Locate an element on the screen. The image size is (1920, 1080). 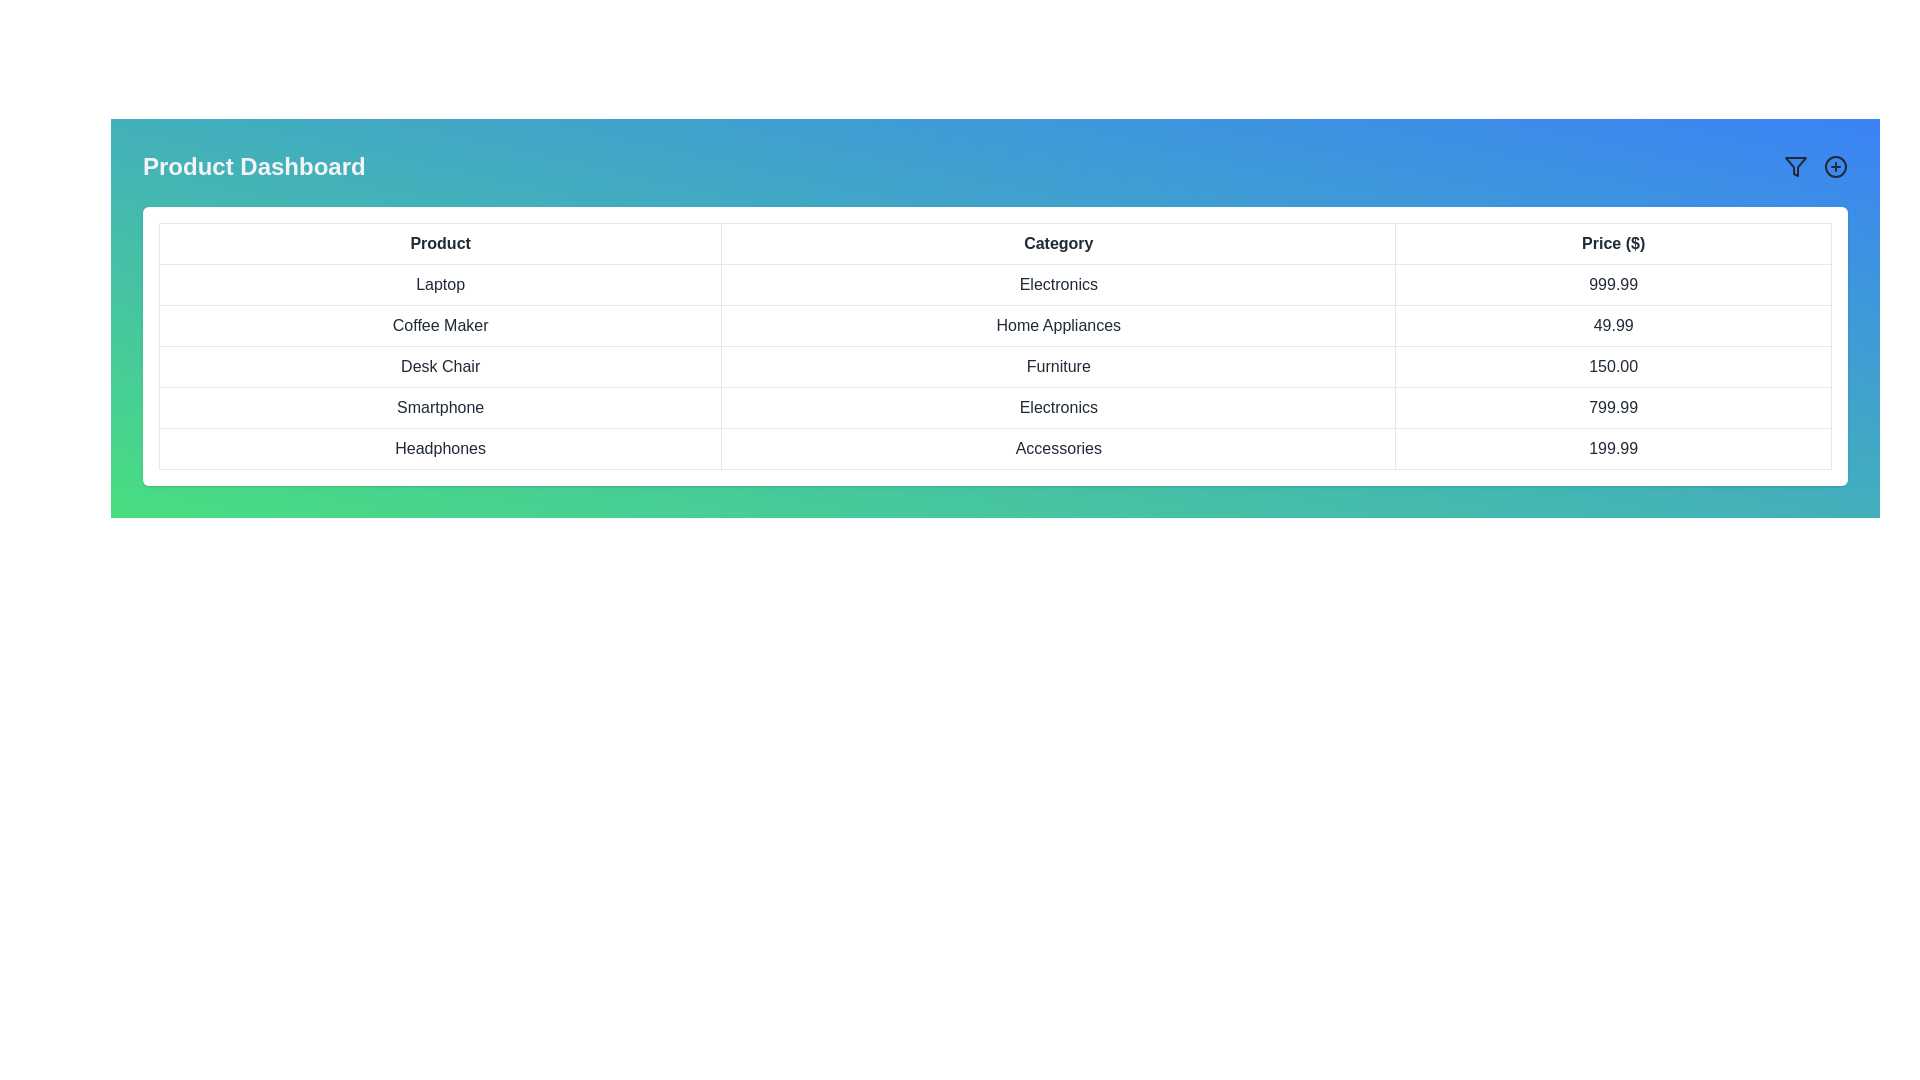
the circular icon with a plus symbol inside it, located in the top-right corner of the interface is located at coordinates (1836, 165).